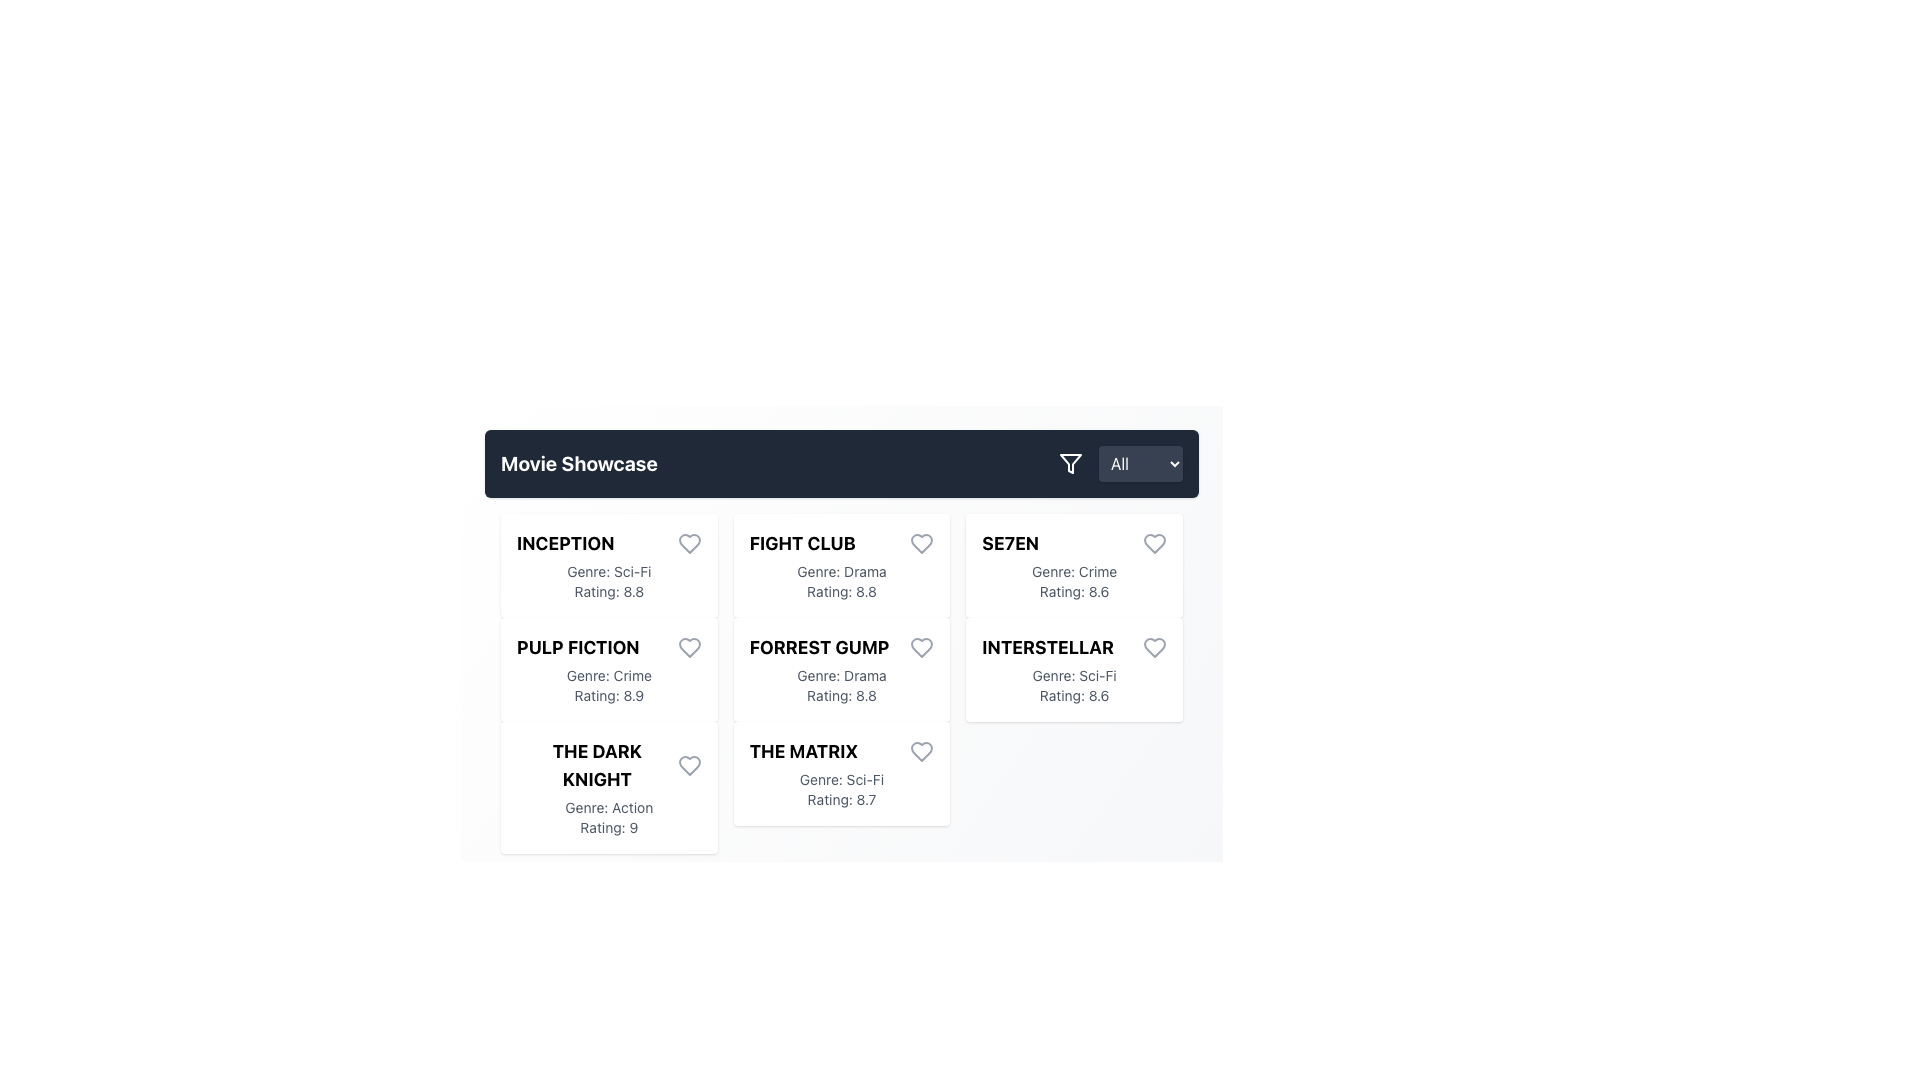 Image resolution: width=1920 pixels, height=1080 pixels. I want to click on the heart-shaped icon beside 'Fight Club' to like or favorite the movie, so click(921, 543).